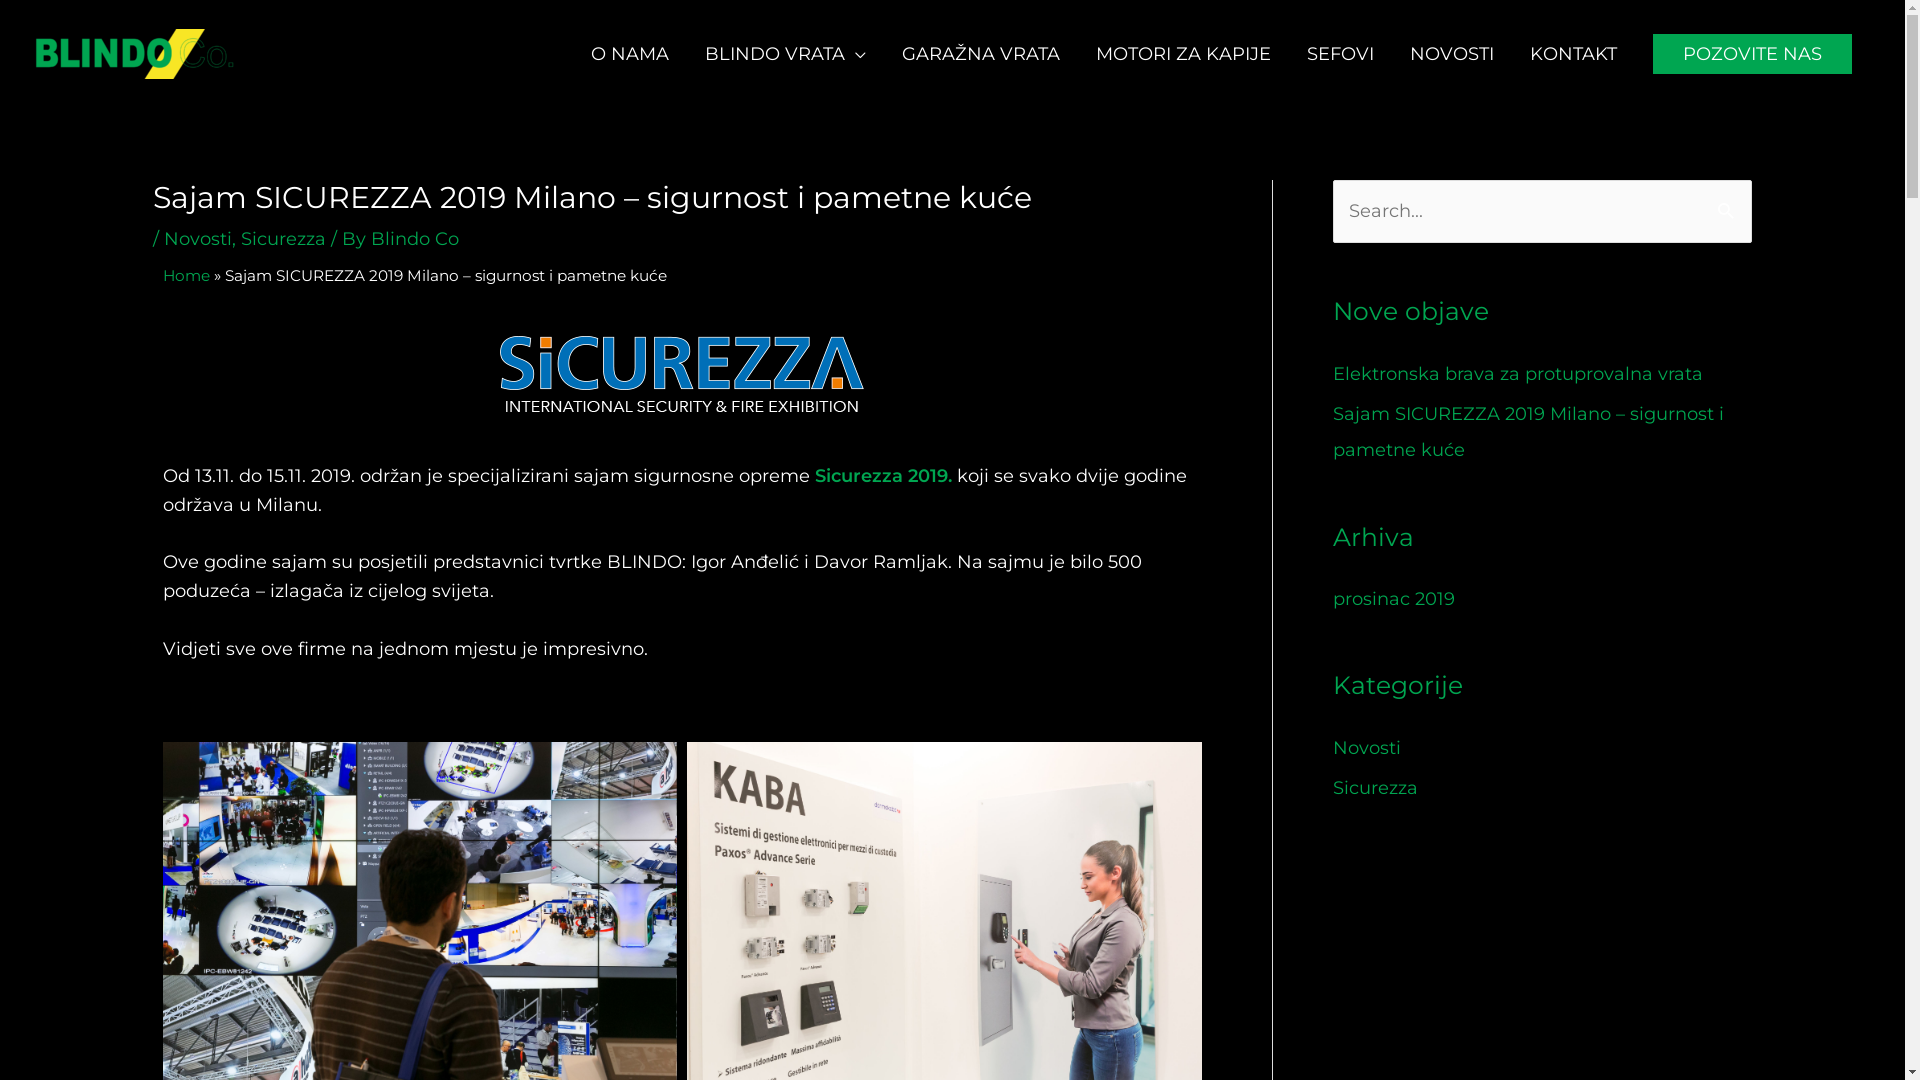 The width and height of the screenshot is (1920, 1080). I want to click on 'Sicurezza 2019.', so click(814, 475).